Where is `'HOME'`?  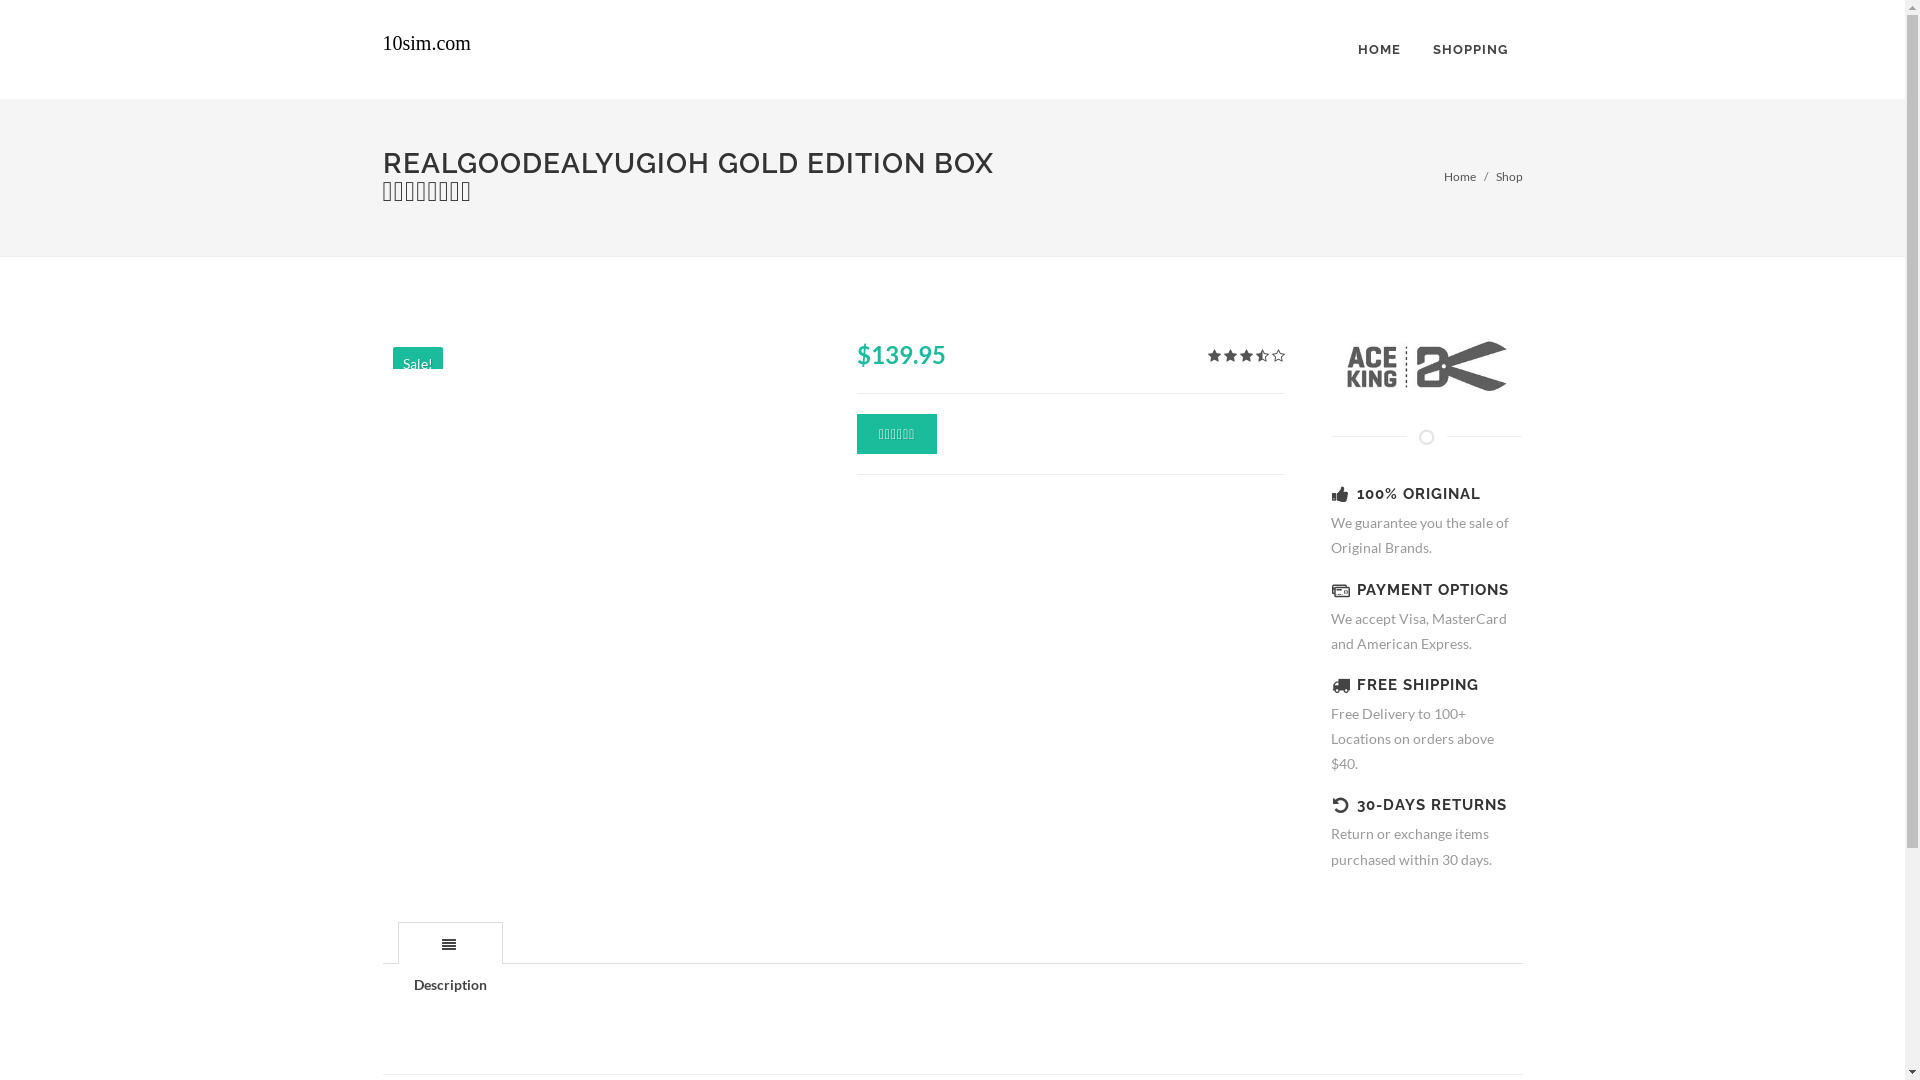 'HOME' is located at coordinates (1377, 49).